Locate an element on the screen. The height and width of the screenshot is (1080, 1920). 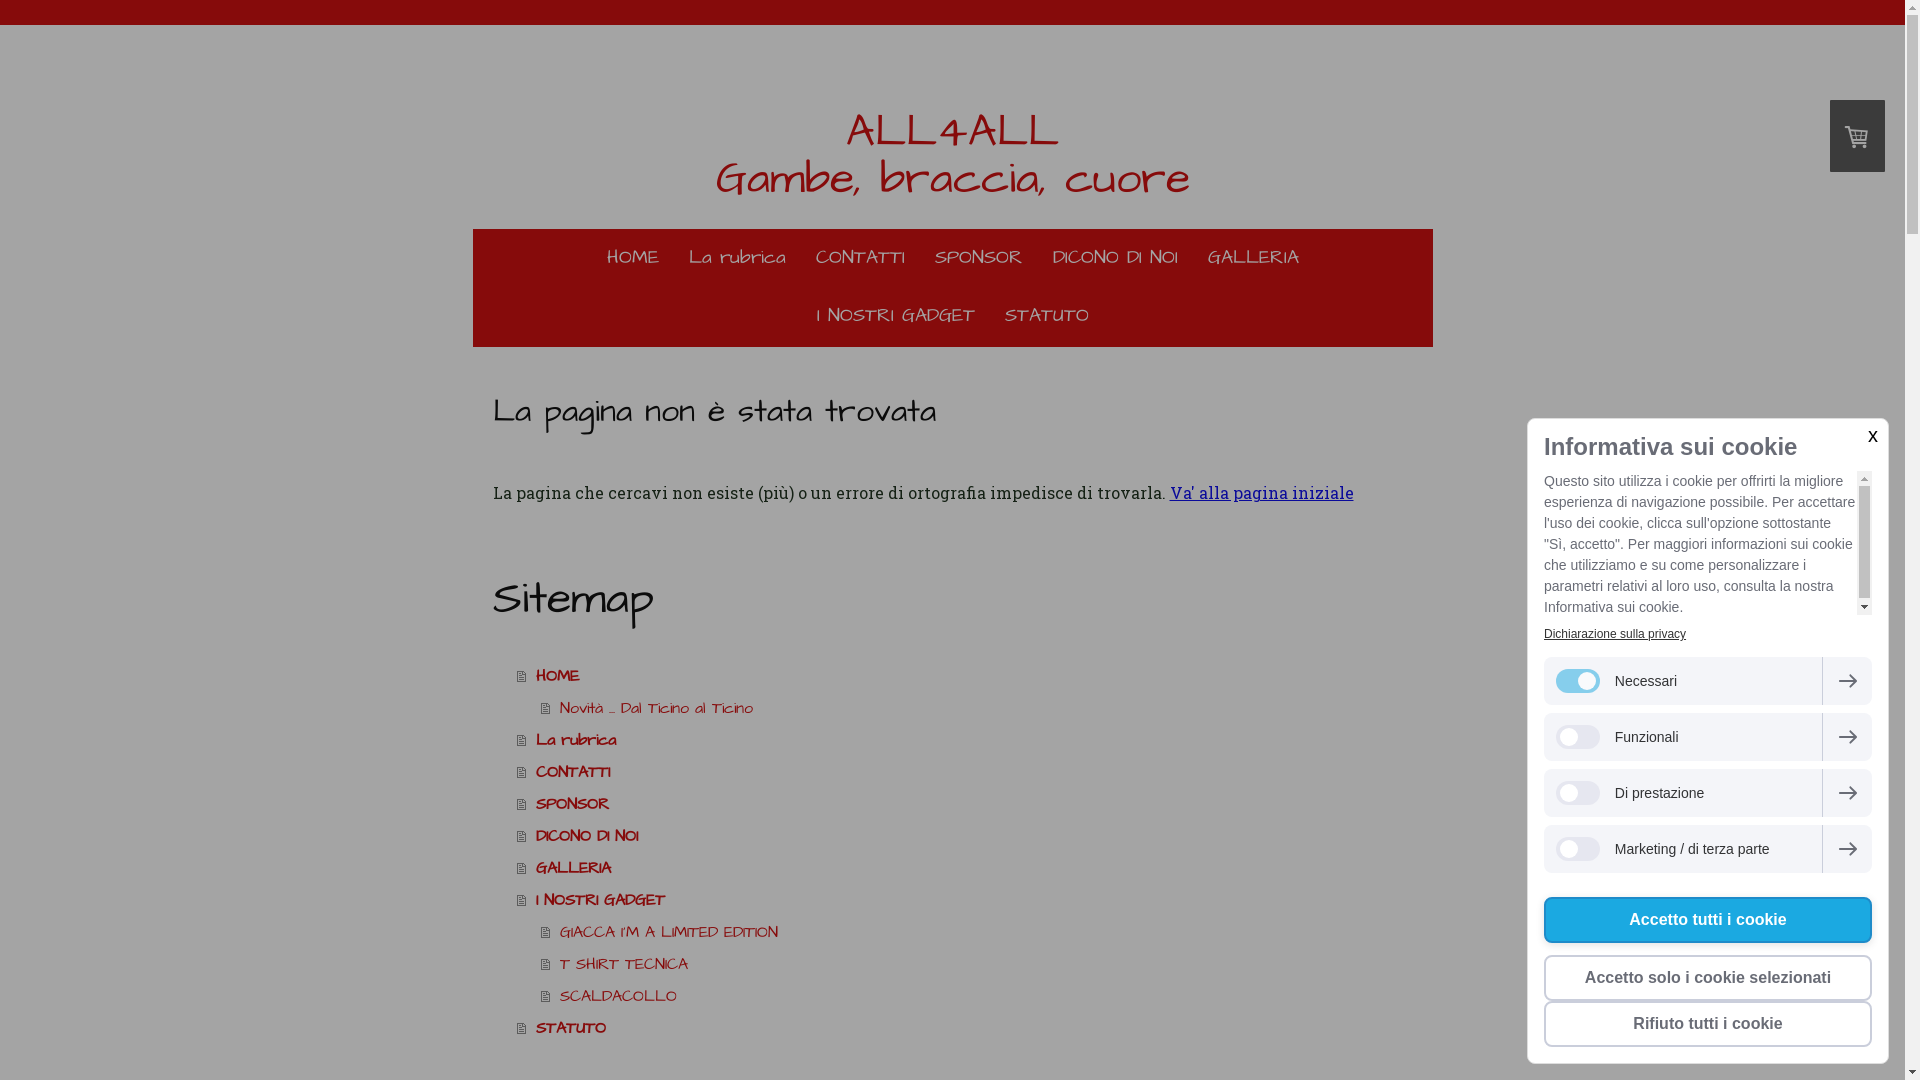
'Accetto solo i cookie selezionati' is located at coordinates (1707, 977).